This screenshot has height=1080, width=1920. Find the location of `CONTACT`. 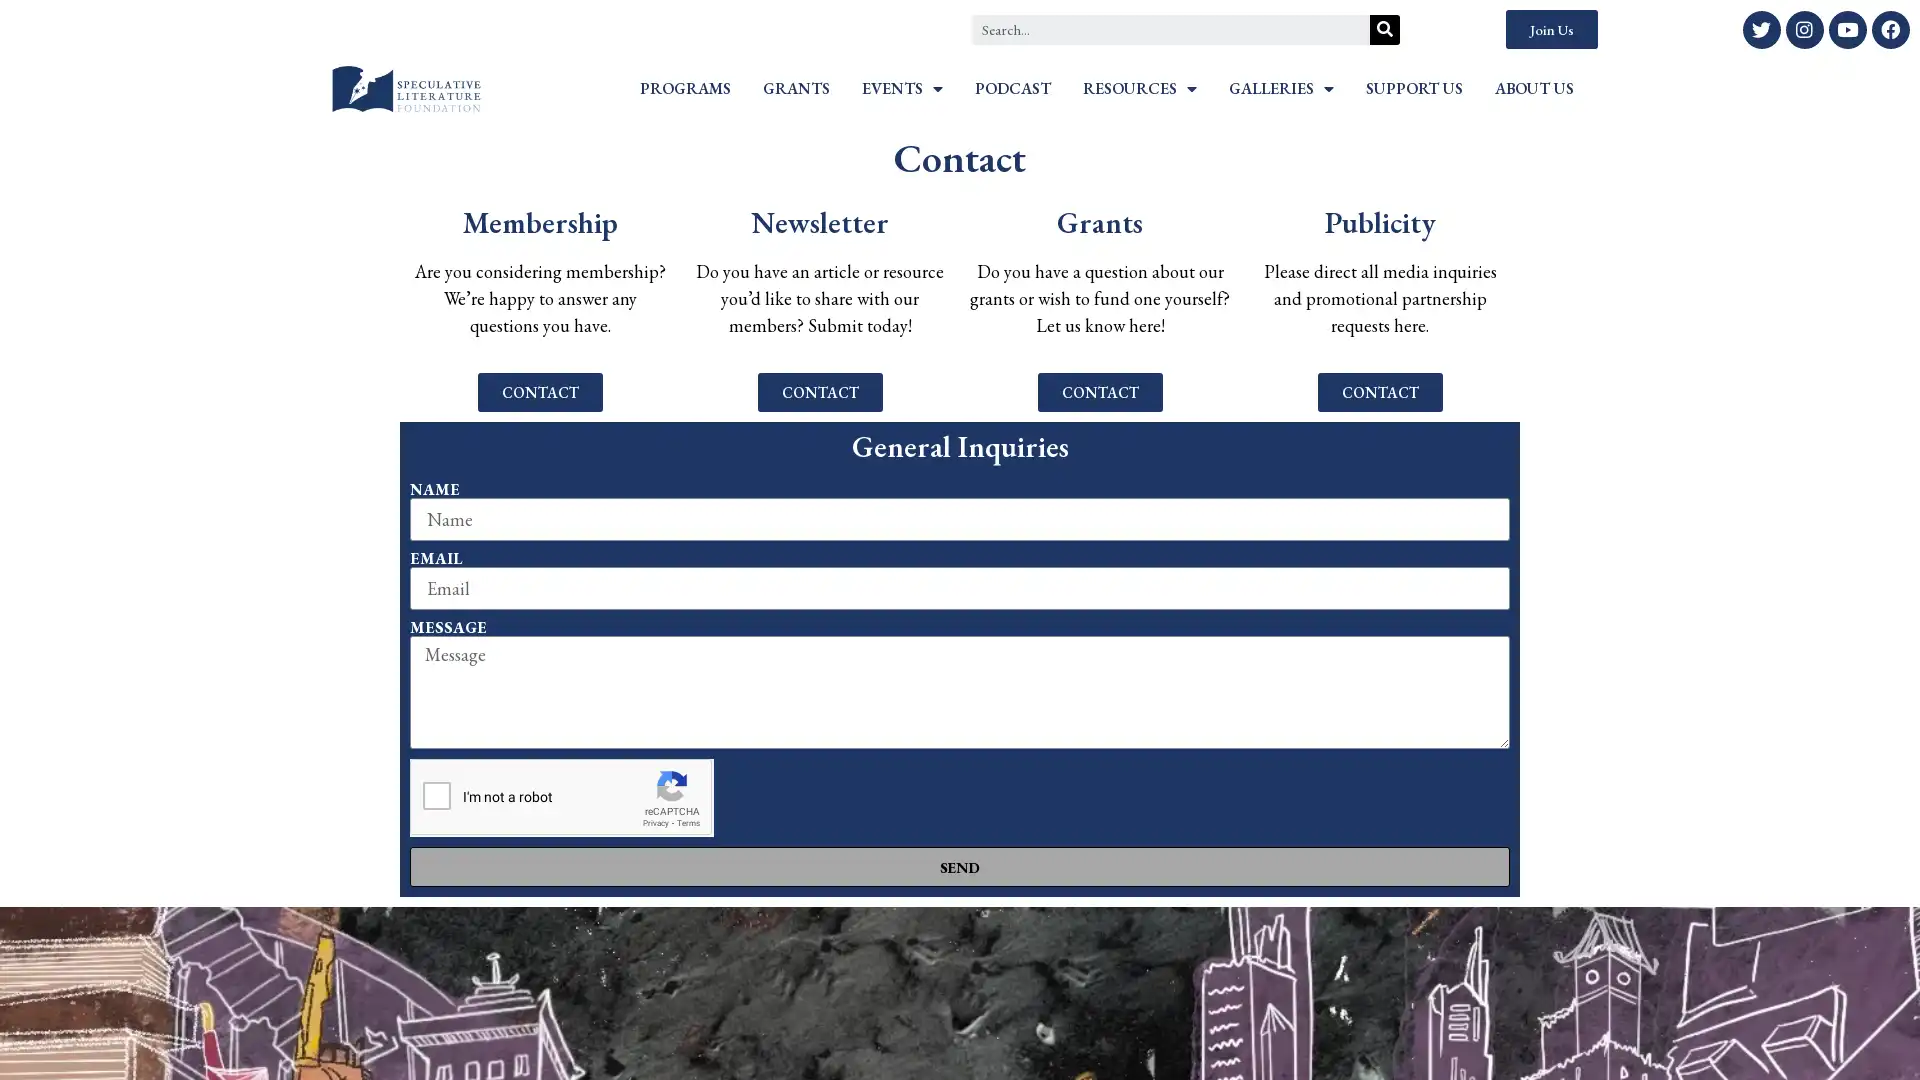

CONTACT is located at coordinates (1378, 391).